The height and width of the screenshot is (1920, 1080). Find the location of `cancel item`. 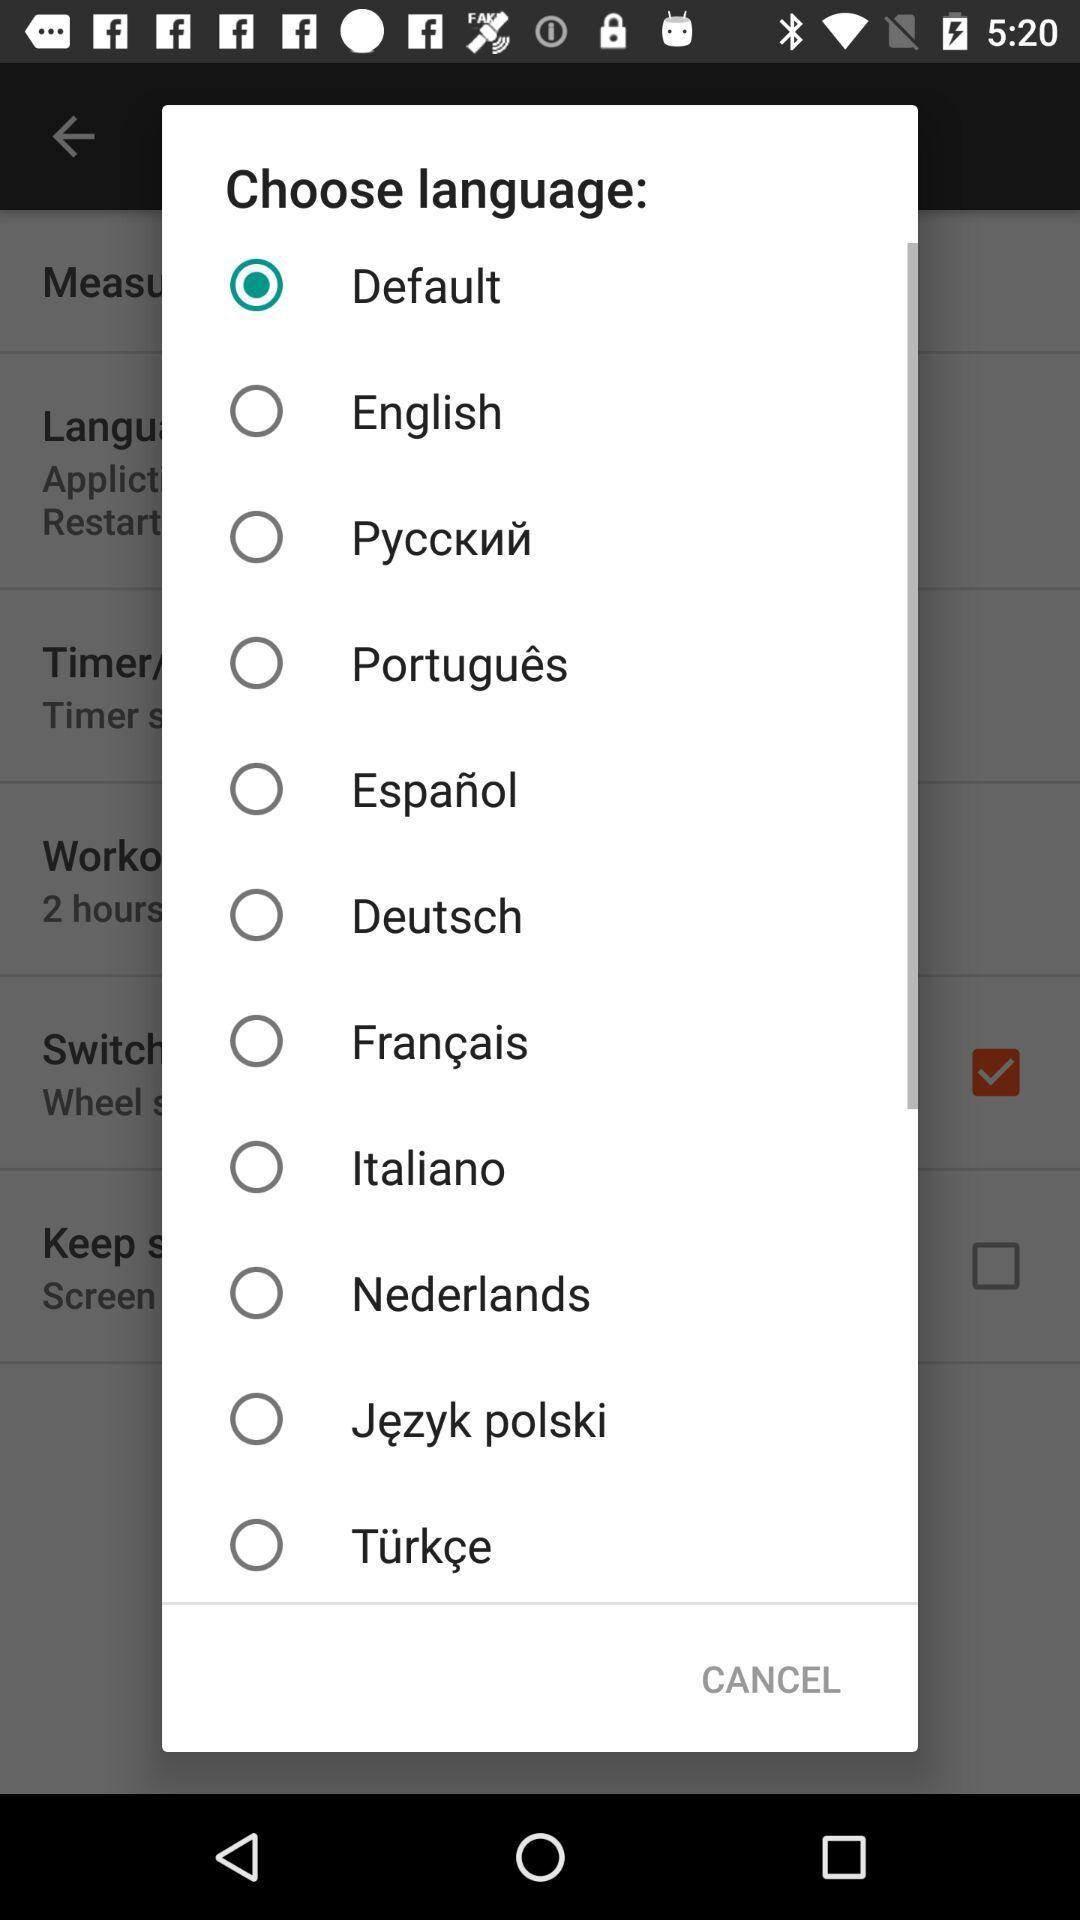

cancel item is located at coordinates (770, 1678).